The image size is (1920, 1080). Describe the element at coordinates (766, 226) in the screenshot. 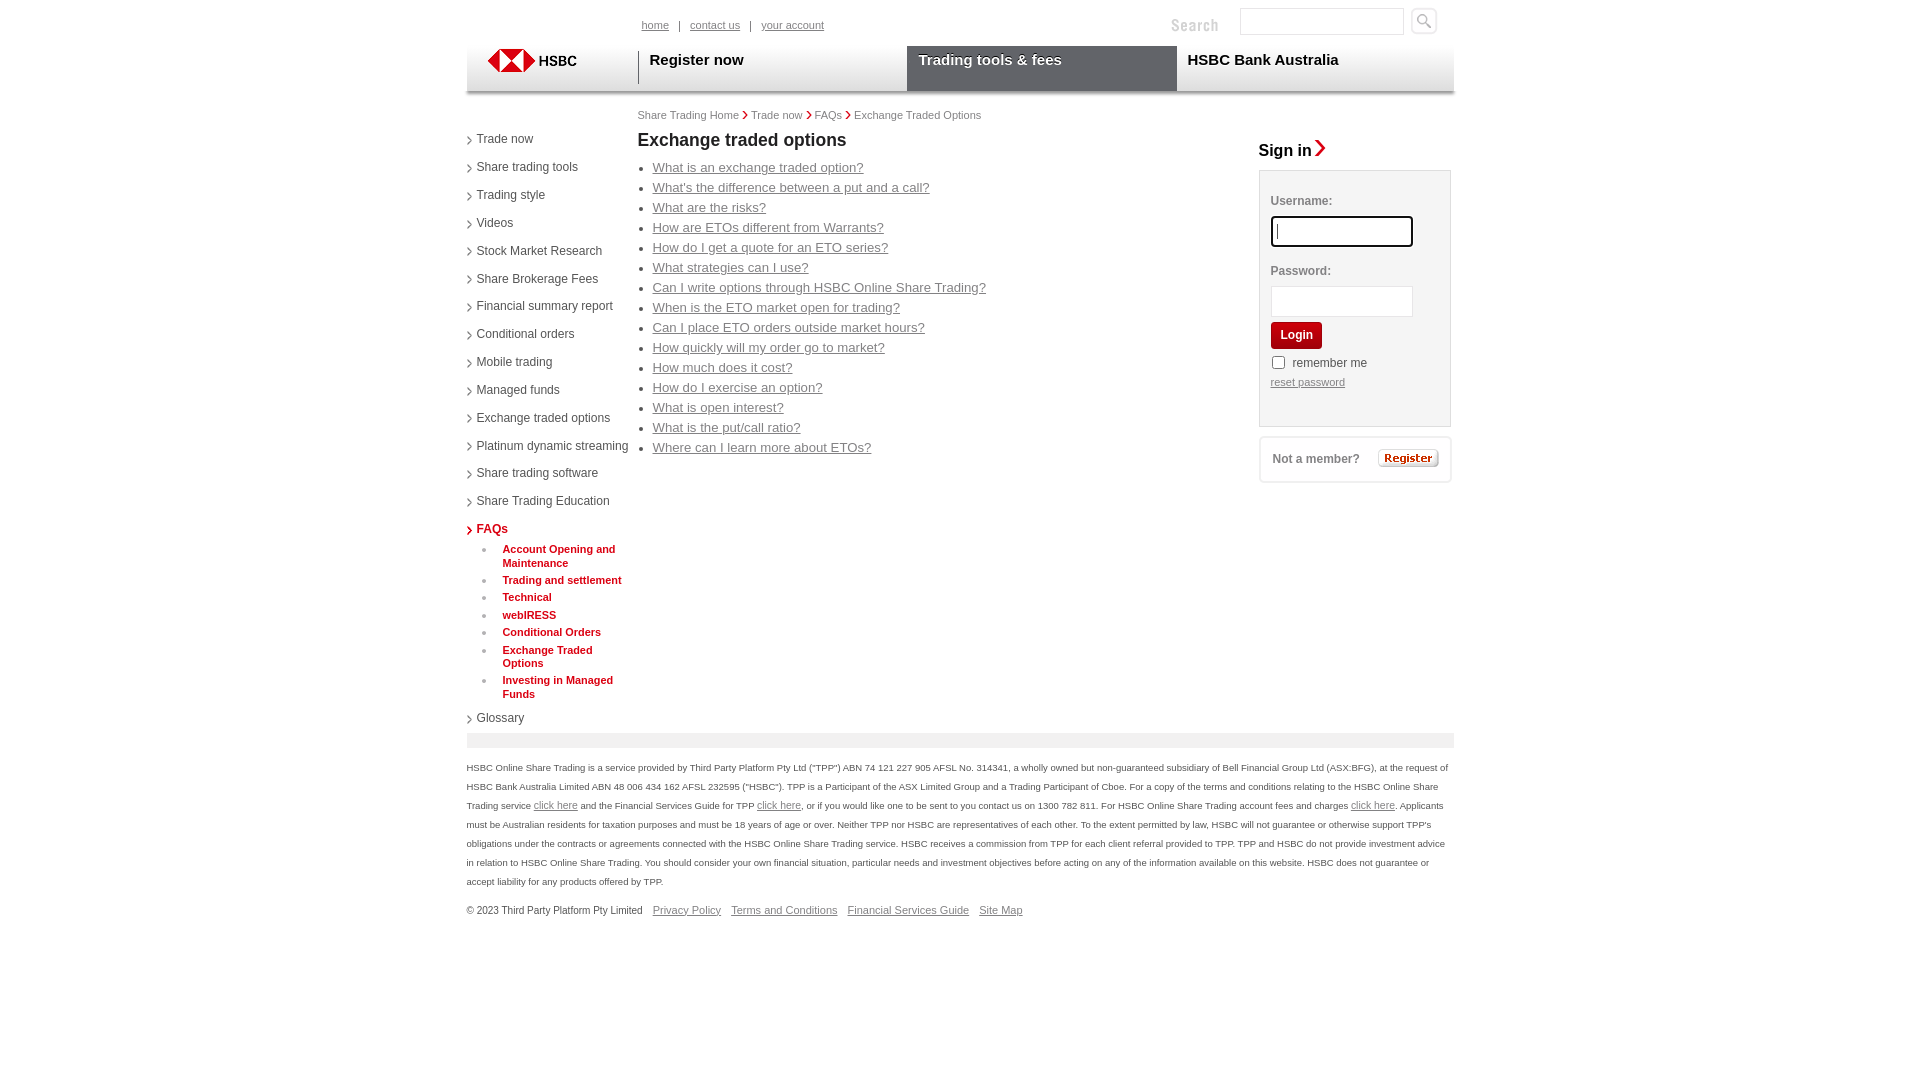

I see `'How are ETOs different from Warrants?'` at that location.